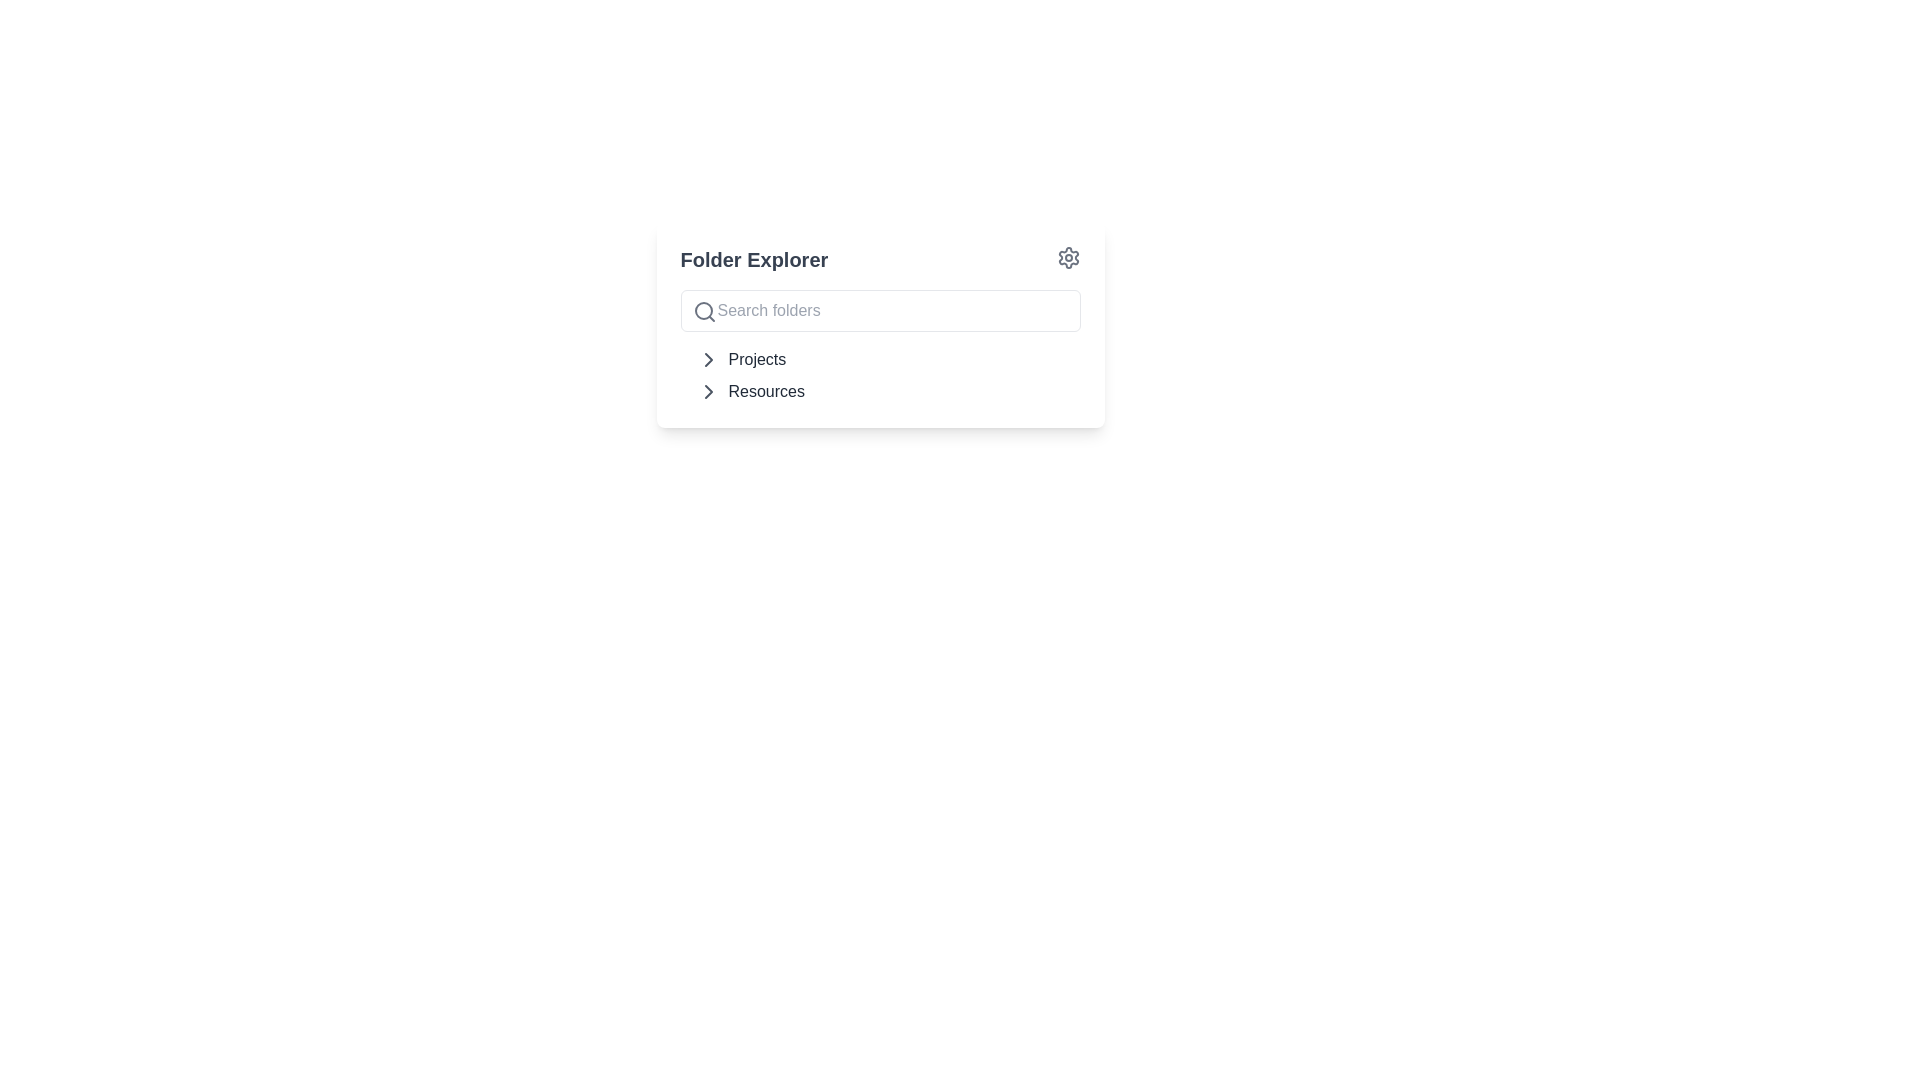 Image resolution: width=1920 pixels, height=1080 pixels. I want to click on the first Expandable Menu Item labeled 'Projects' in the sidebar of the Folder Explorer interface, so click(887, 358).